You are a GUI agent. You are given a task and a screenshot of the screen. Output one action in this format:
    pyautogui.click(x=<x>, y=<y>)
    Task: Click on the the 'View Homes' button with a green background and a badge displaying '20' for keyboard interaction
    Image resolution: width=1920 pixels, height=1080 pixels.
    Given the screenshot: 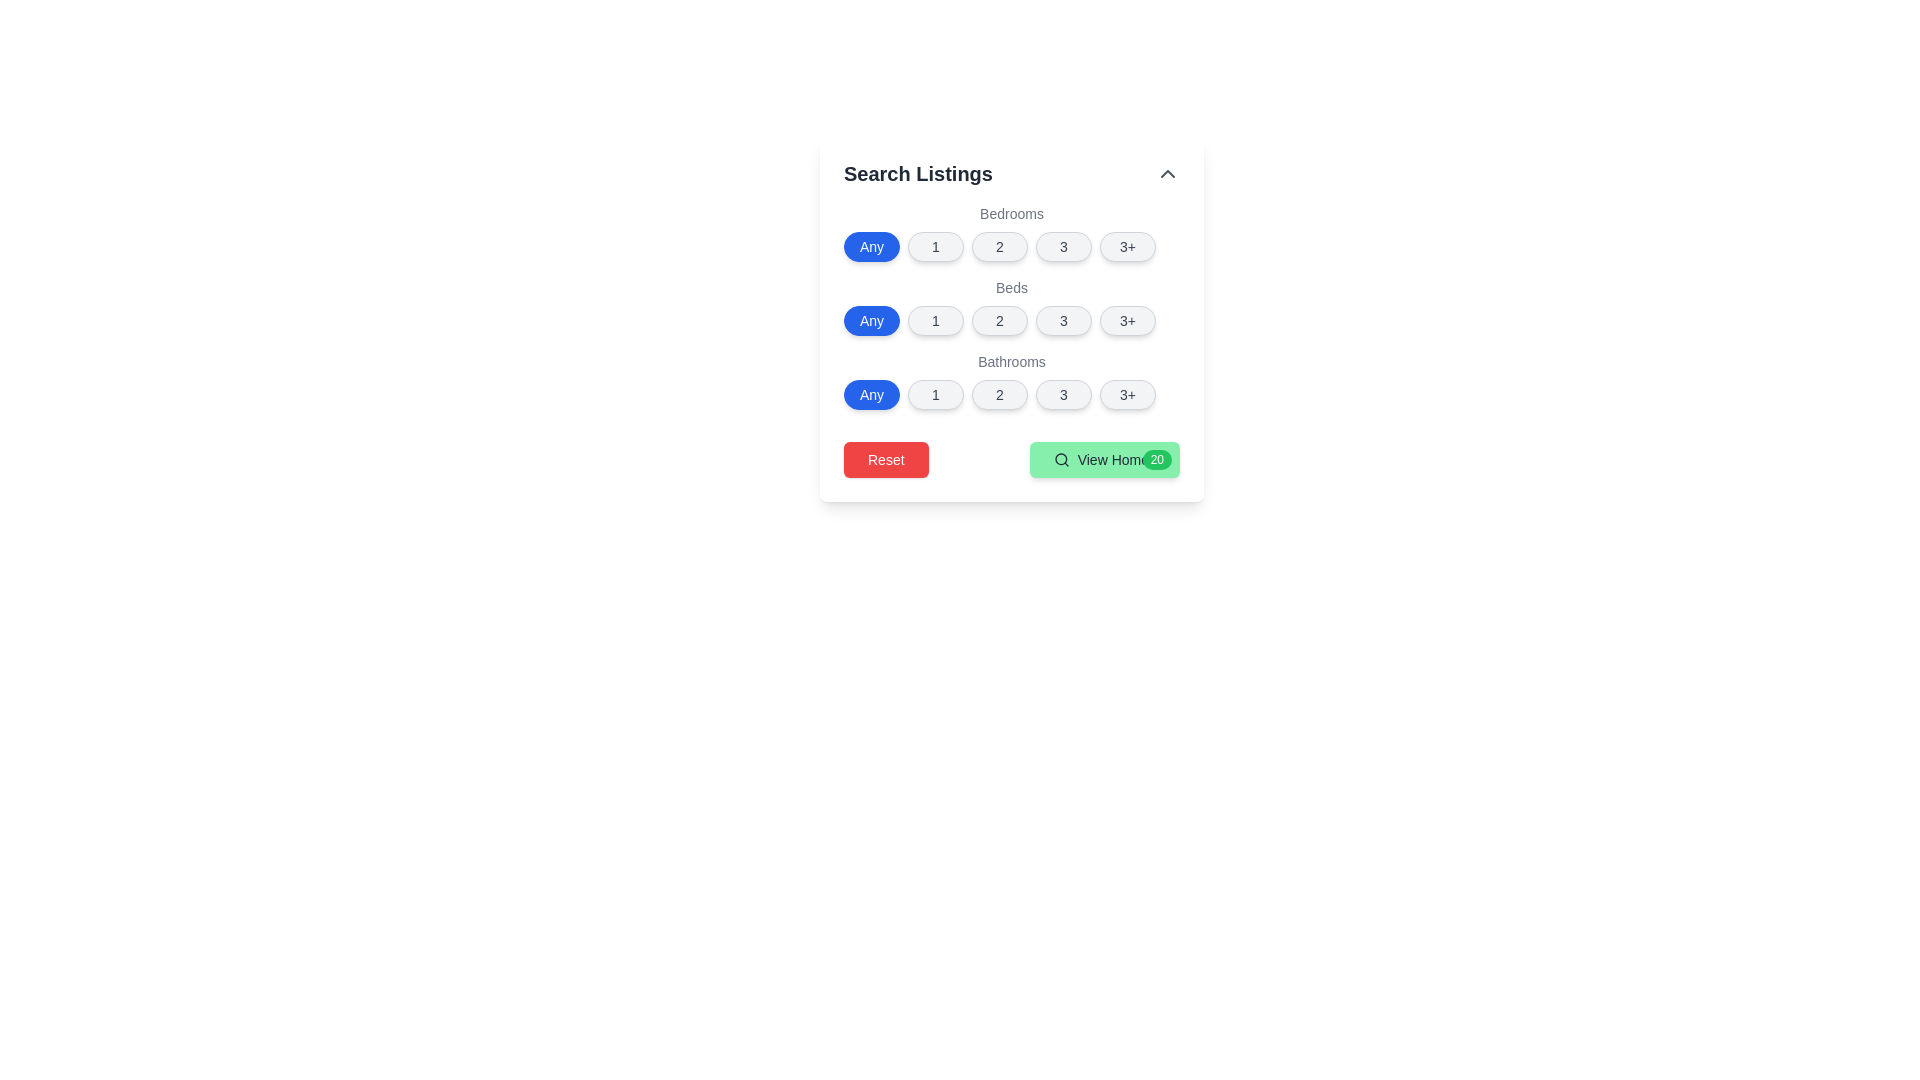 What is the action you would take?
    pyautogui.click(x=1103, y=459)
    